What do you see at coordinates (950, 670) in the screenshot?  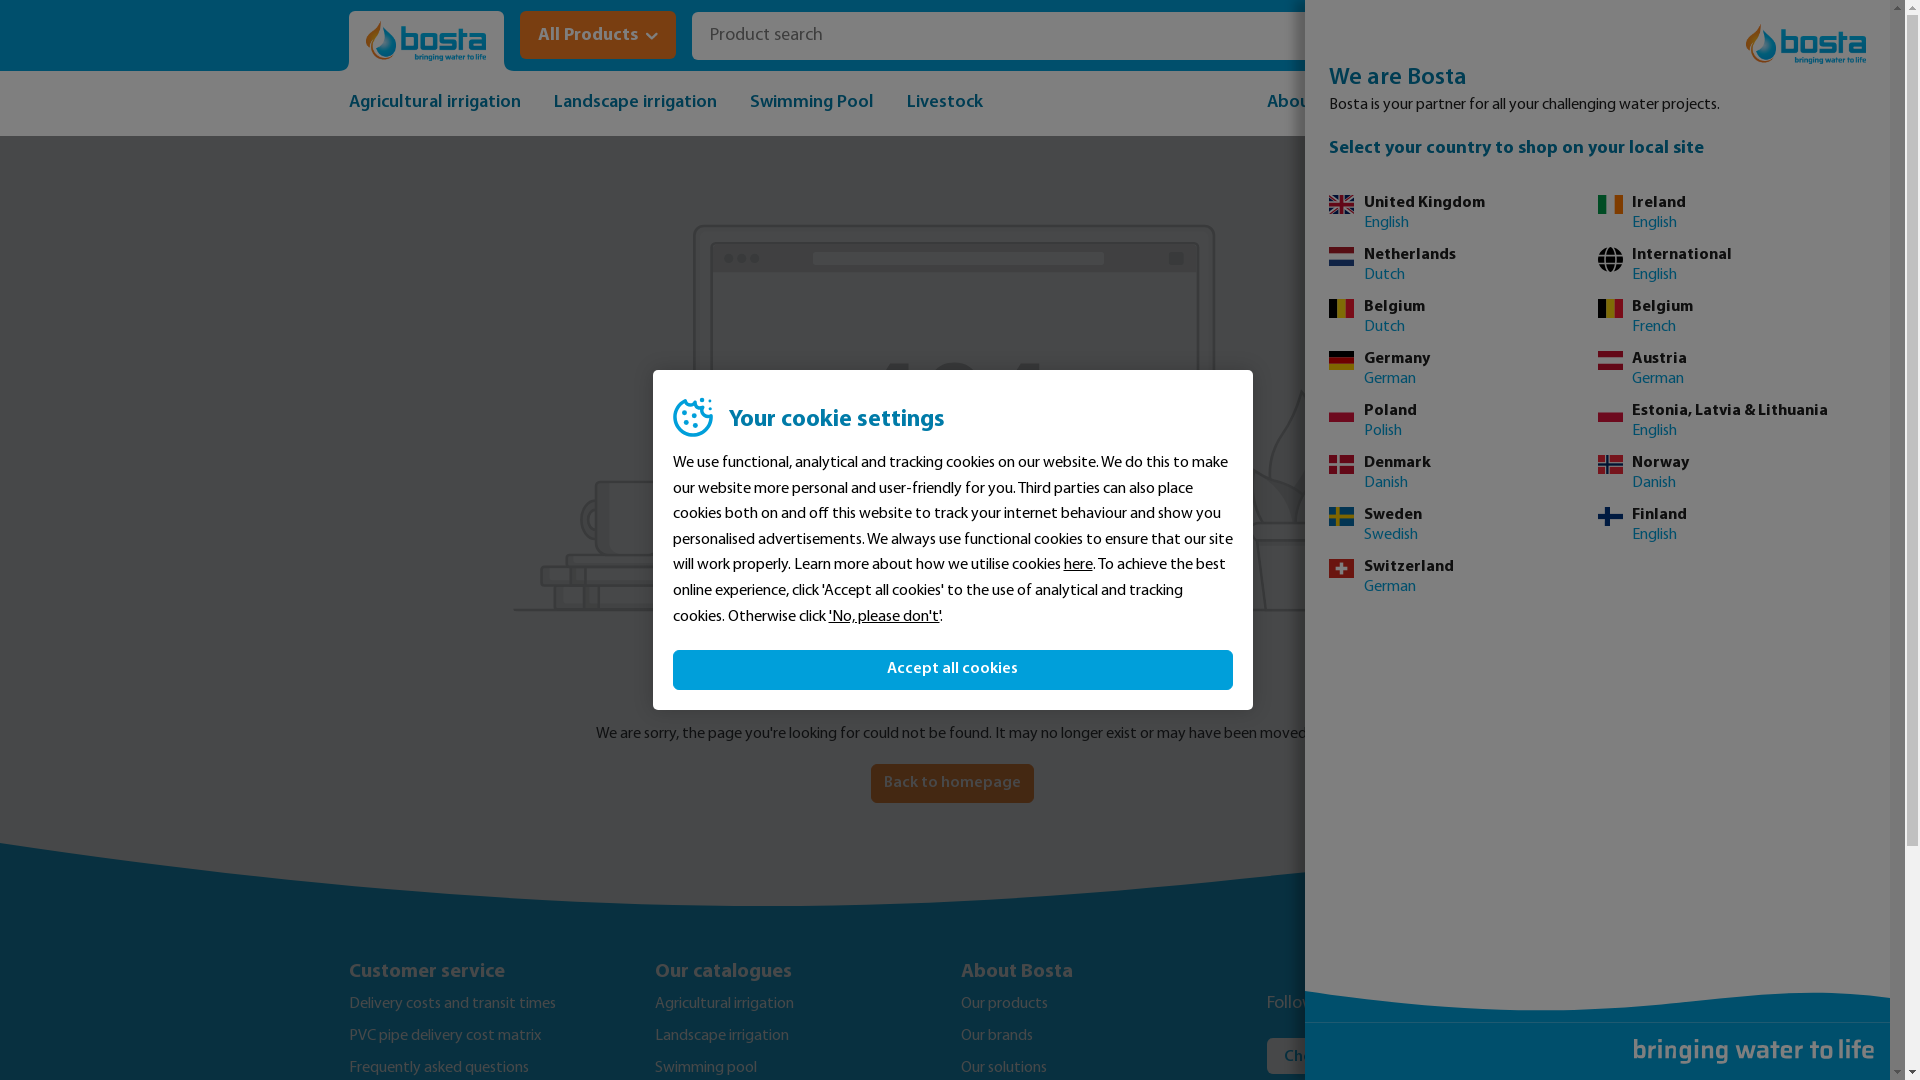 I see `'Accept all cookies'` at bounding box center [950, 670].